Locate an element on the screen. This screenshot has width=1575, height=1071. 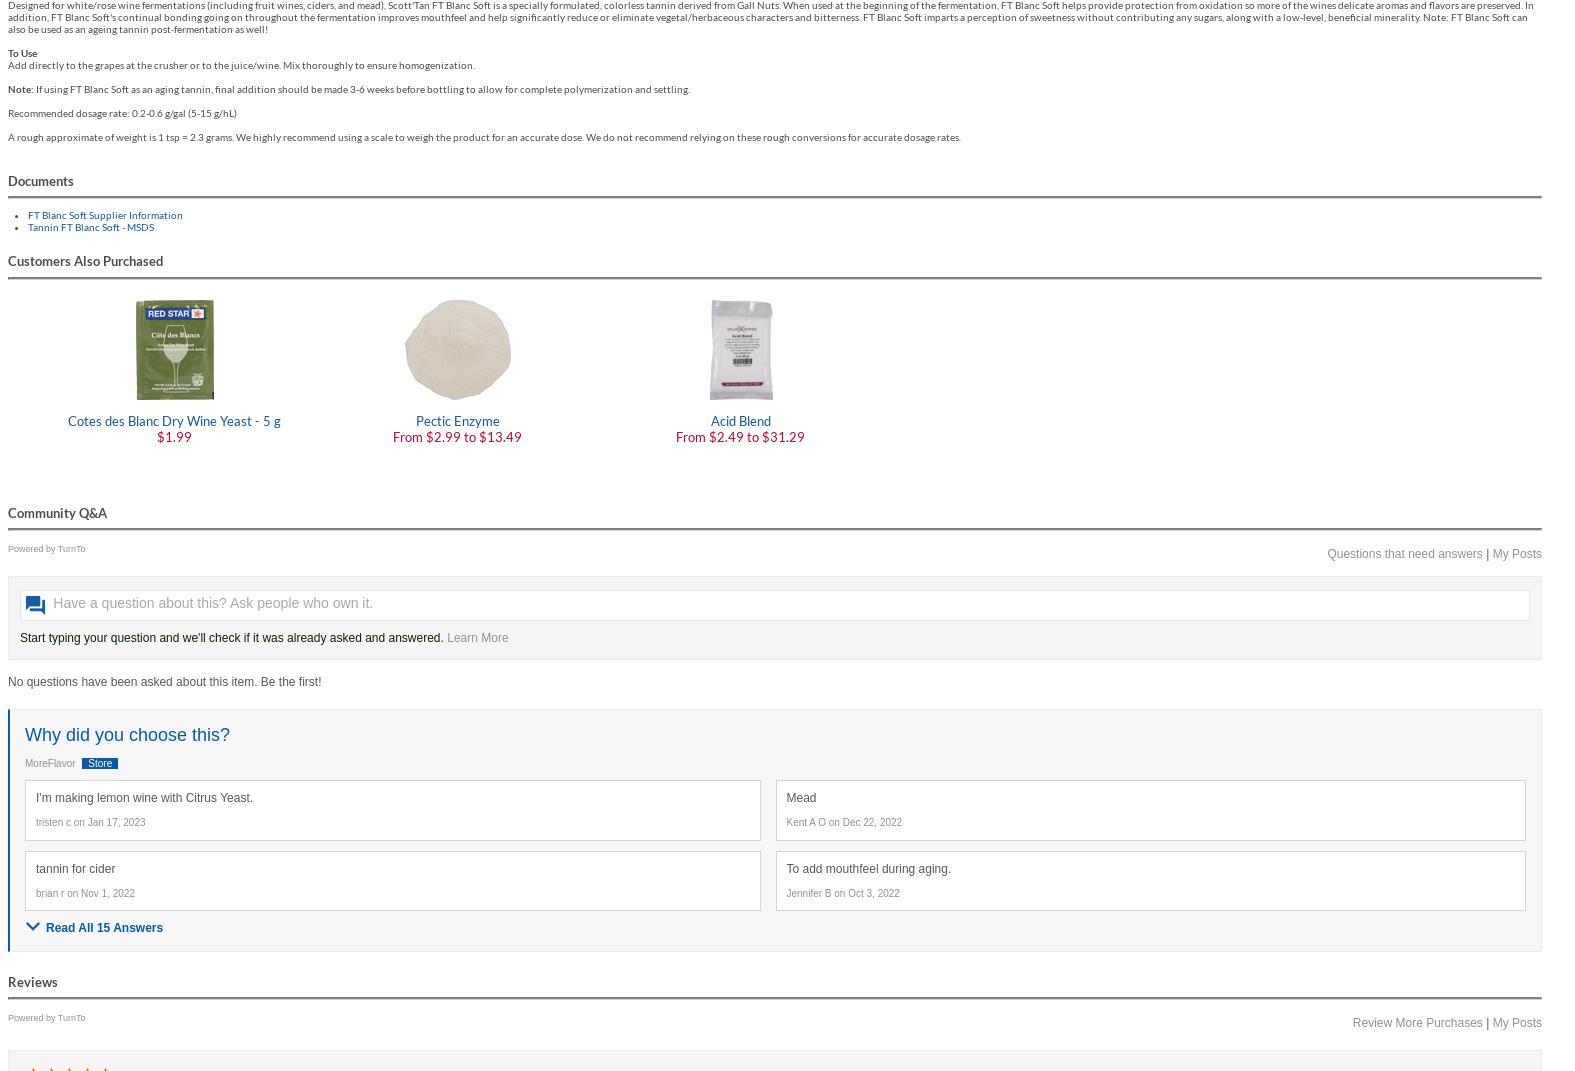
'Review More Purchases' is located at coordinates (1416, 1021).